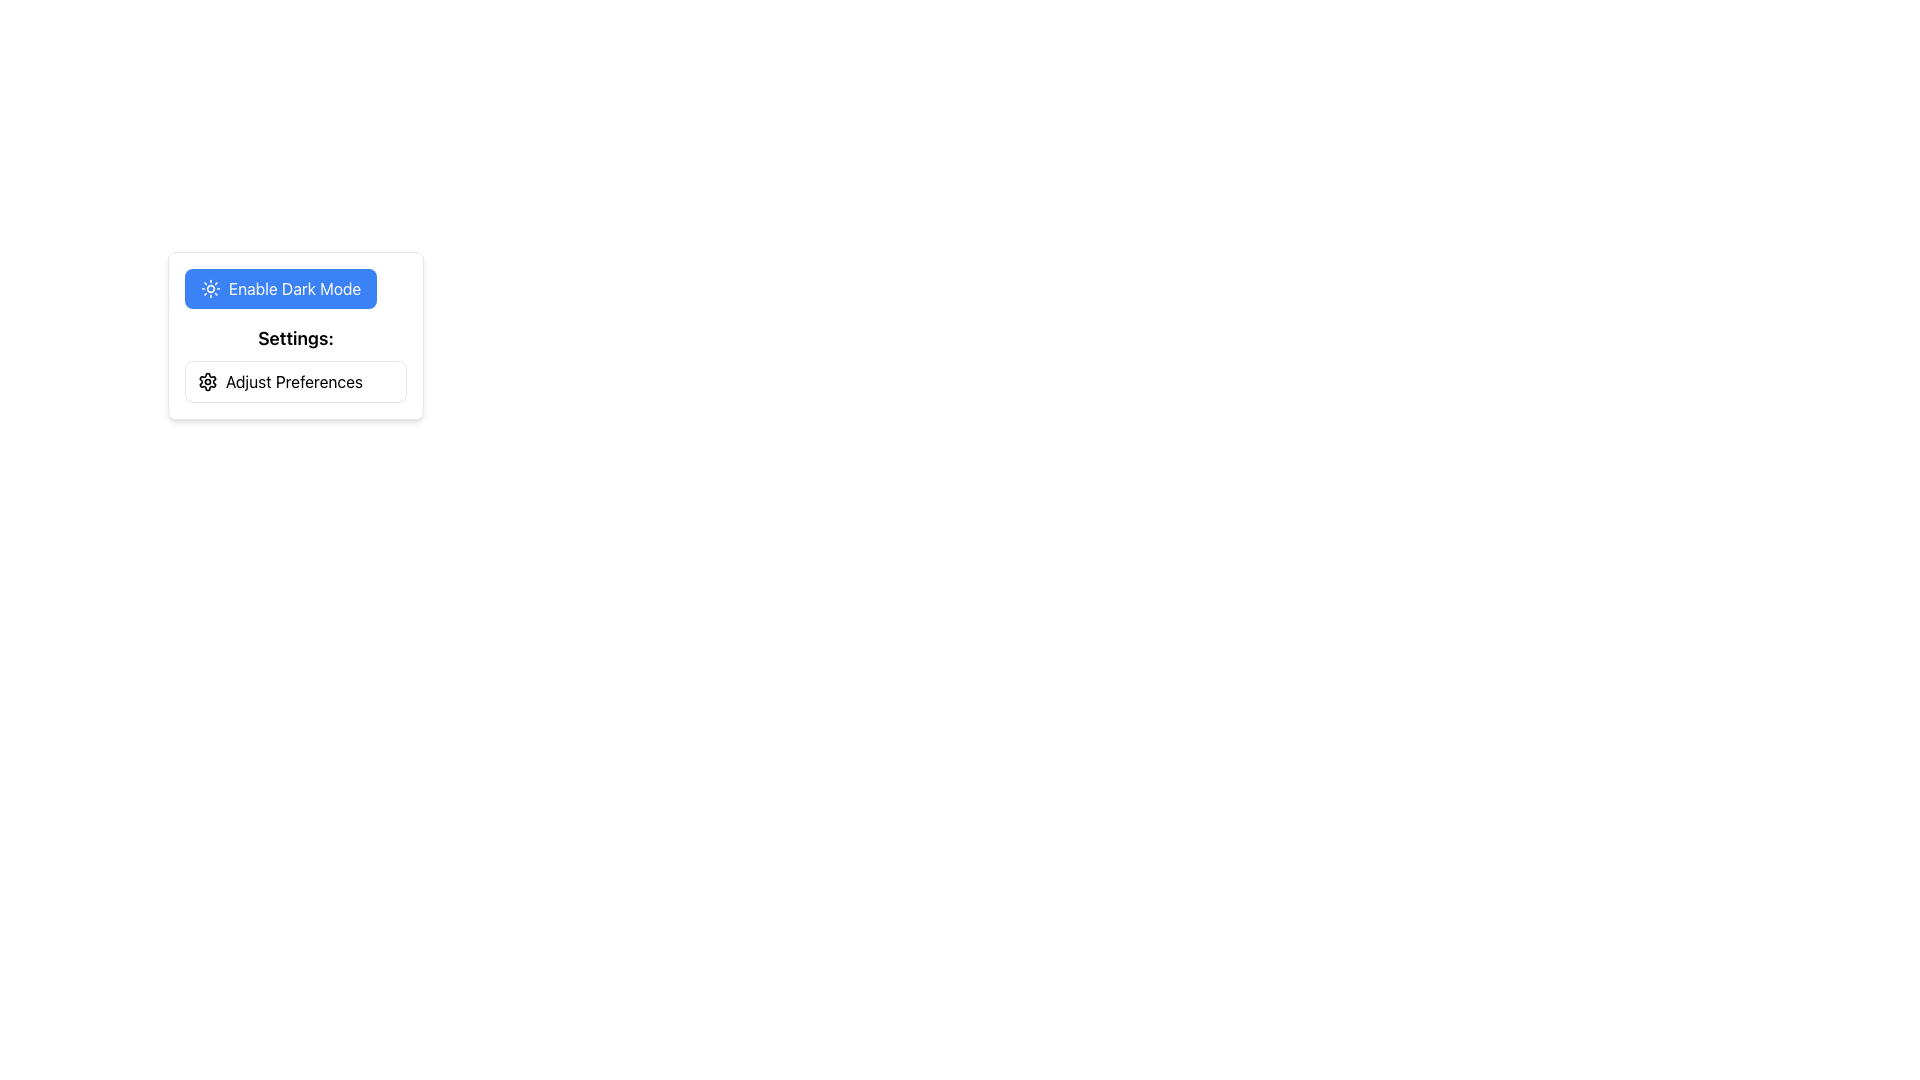 The width and height of the screenshot is (1920, 1080). I want to click on the settings button located below the 'Settings:' text to observe any hover effects, so click(295, 381).